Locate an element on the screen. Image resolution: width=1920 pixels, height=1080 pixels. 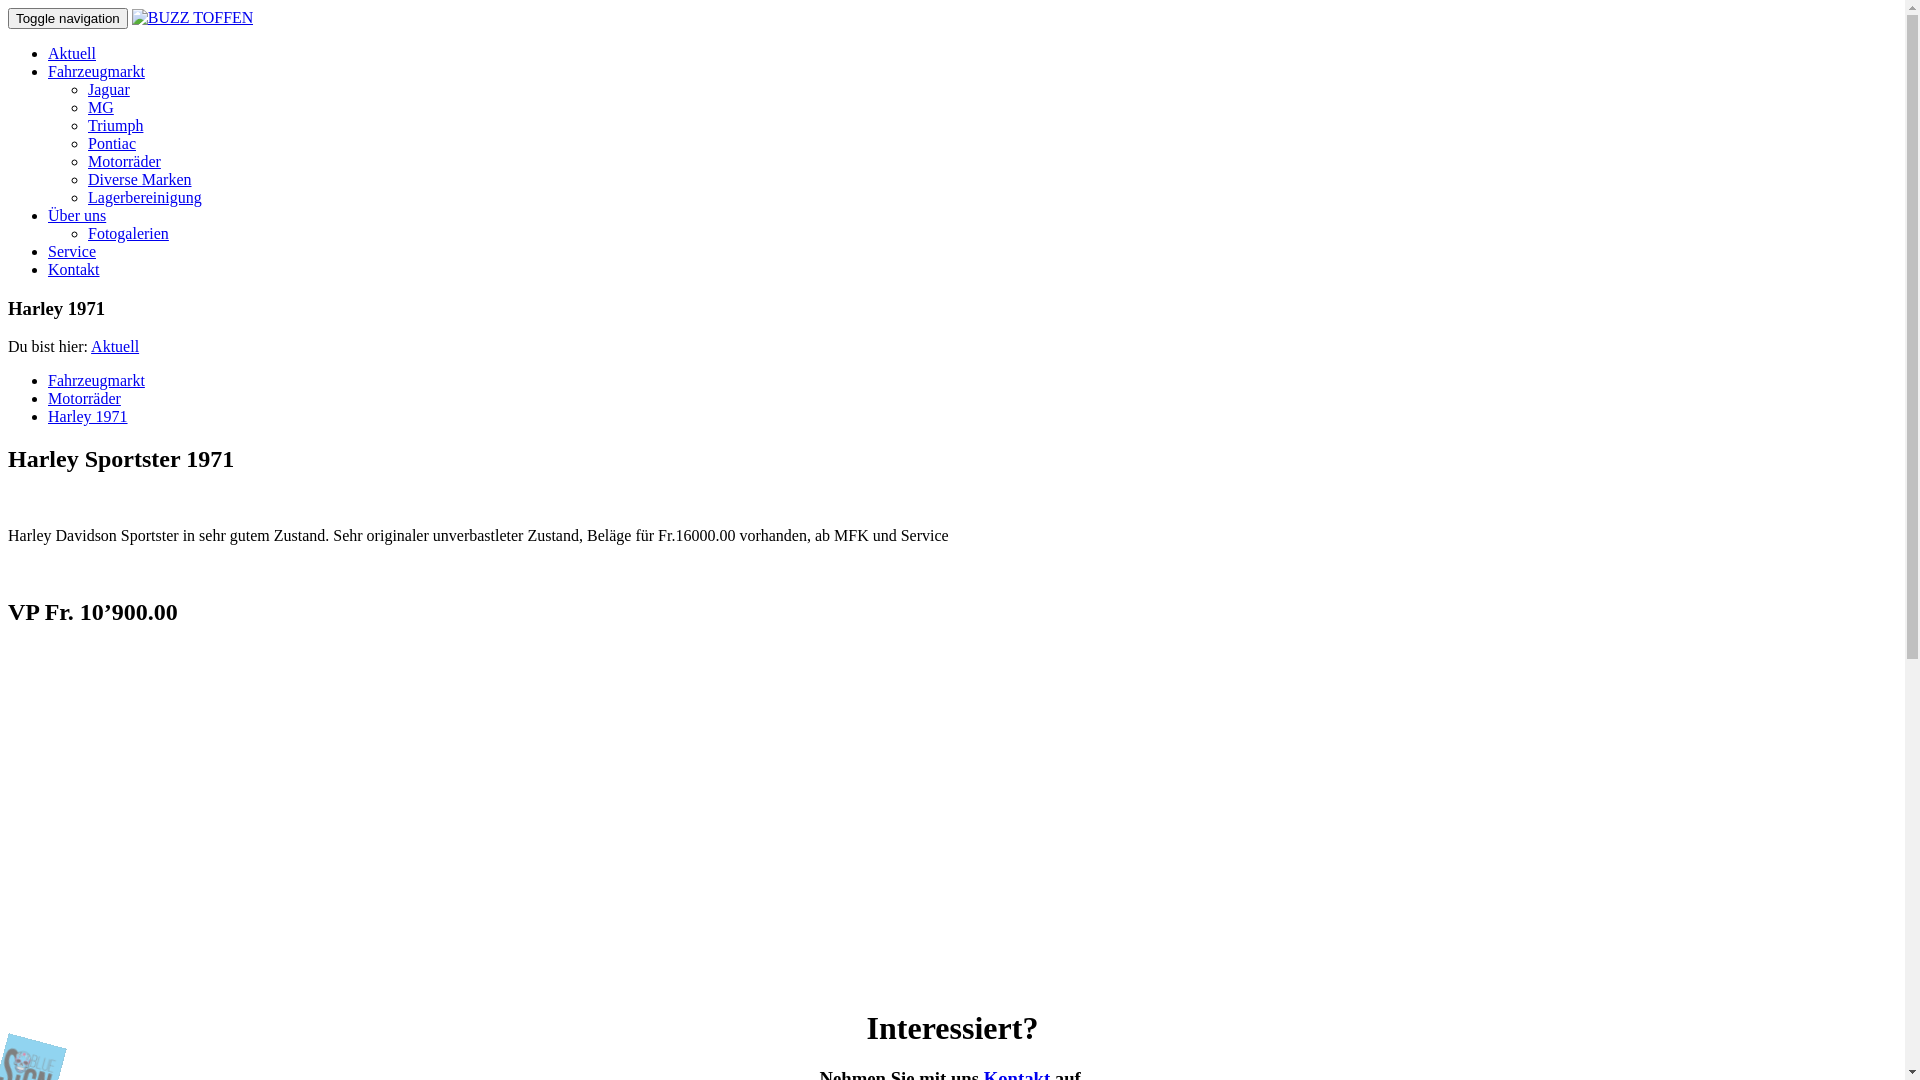
'Aktuell' is located at coordinates (72, 52).